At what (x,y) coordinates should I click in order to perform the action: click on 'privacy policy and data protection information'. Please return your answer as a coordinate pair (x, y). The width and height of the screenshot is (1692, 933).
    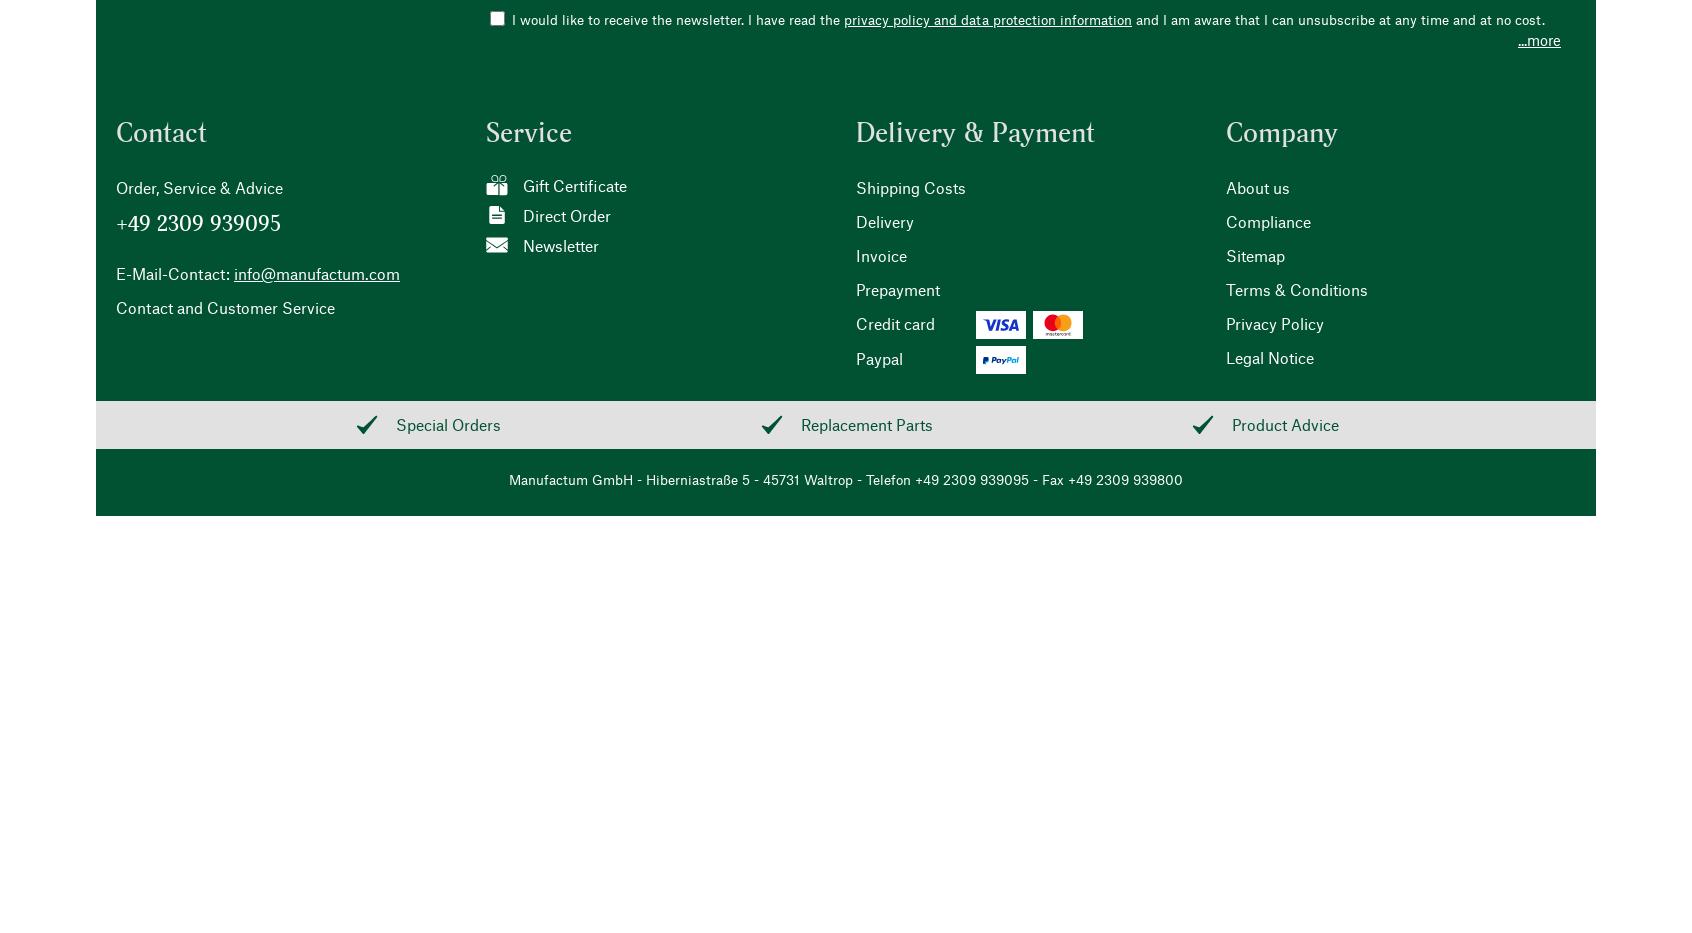
    Looking at the image, I should click on (987, 17).